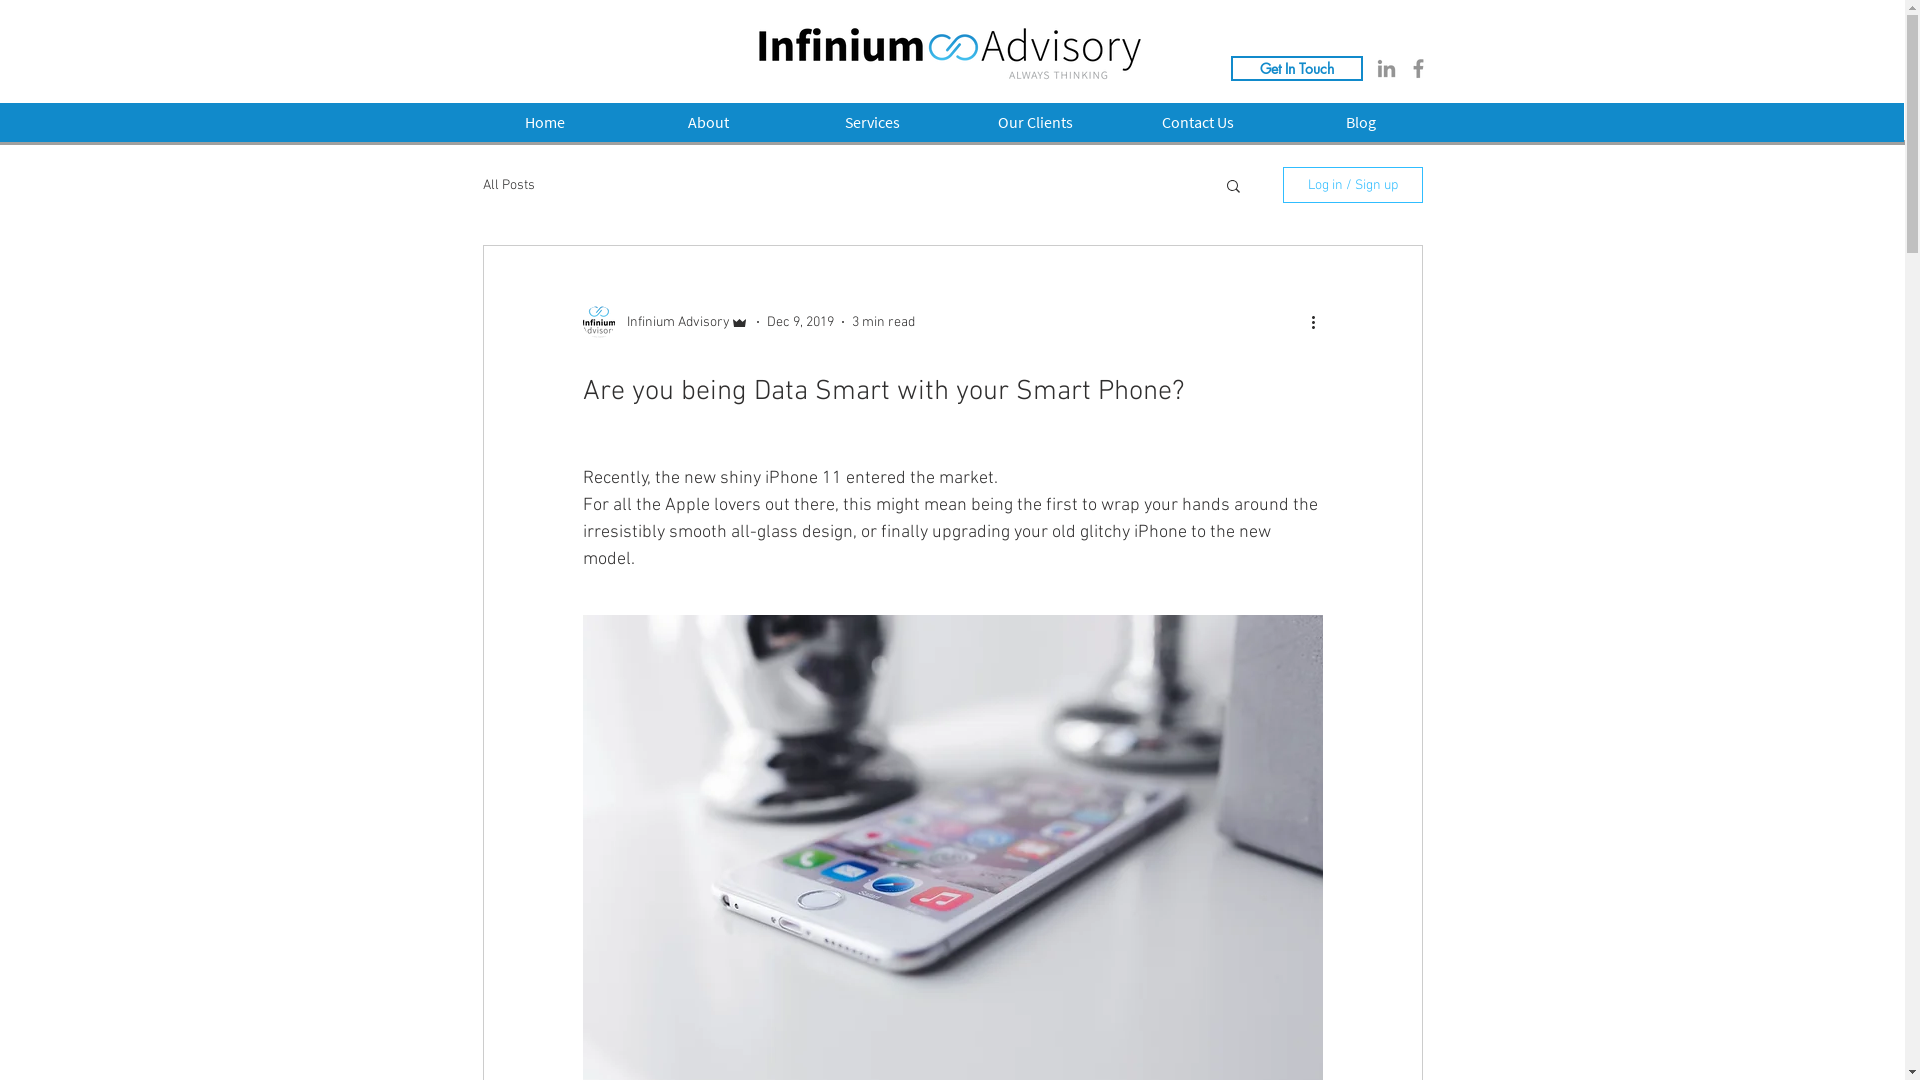 This screenshot has width=1920, height=1080. Describe the element at coordinates (1352, 185) in the screenshot. I see `'Log in / Sign up'` at that location.